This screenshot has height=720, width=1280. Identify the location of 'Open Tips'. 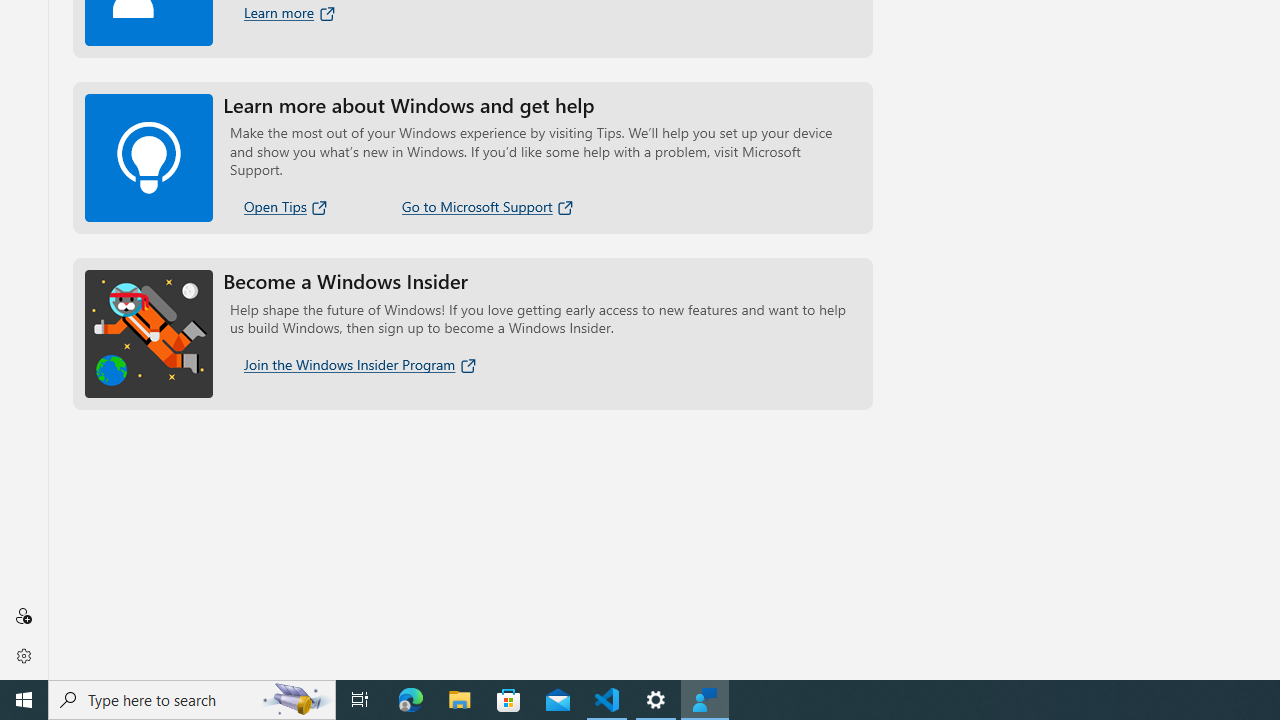
(285, 206).